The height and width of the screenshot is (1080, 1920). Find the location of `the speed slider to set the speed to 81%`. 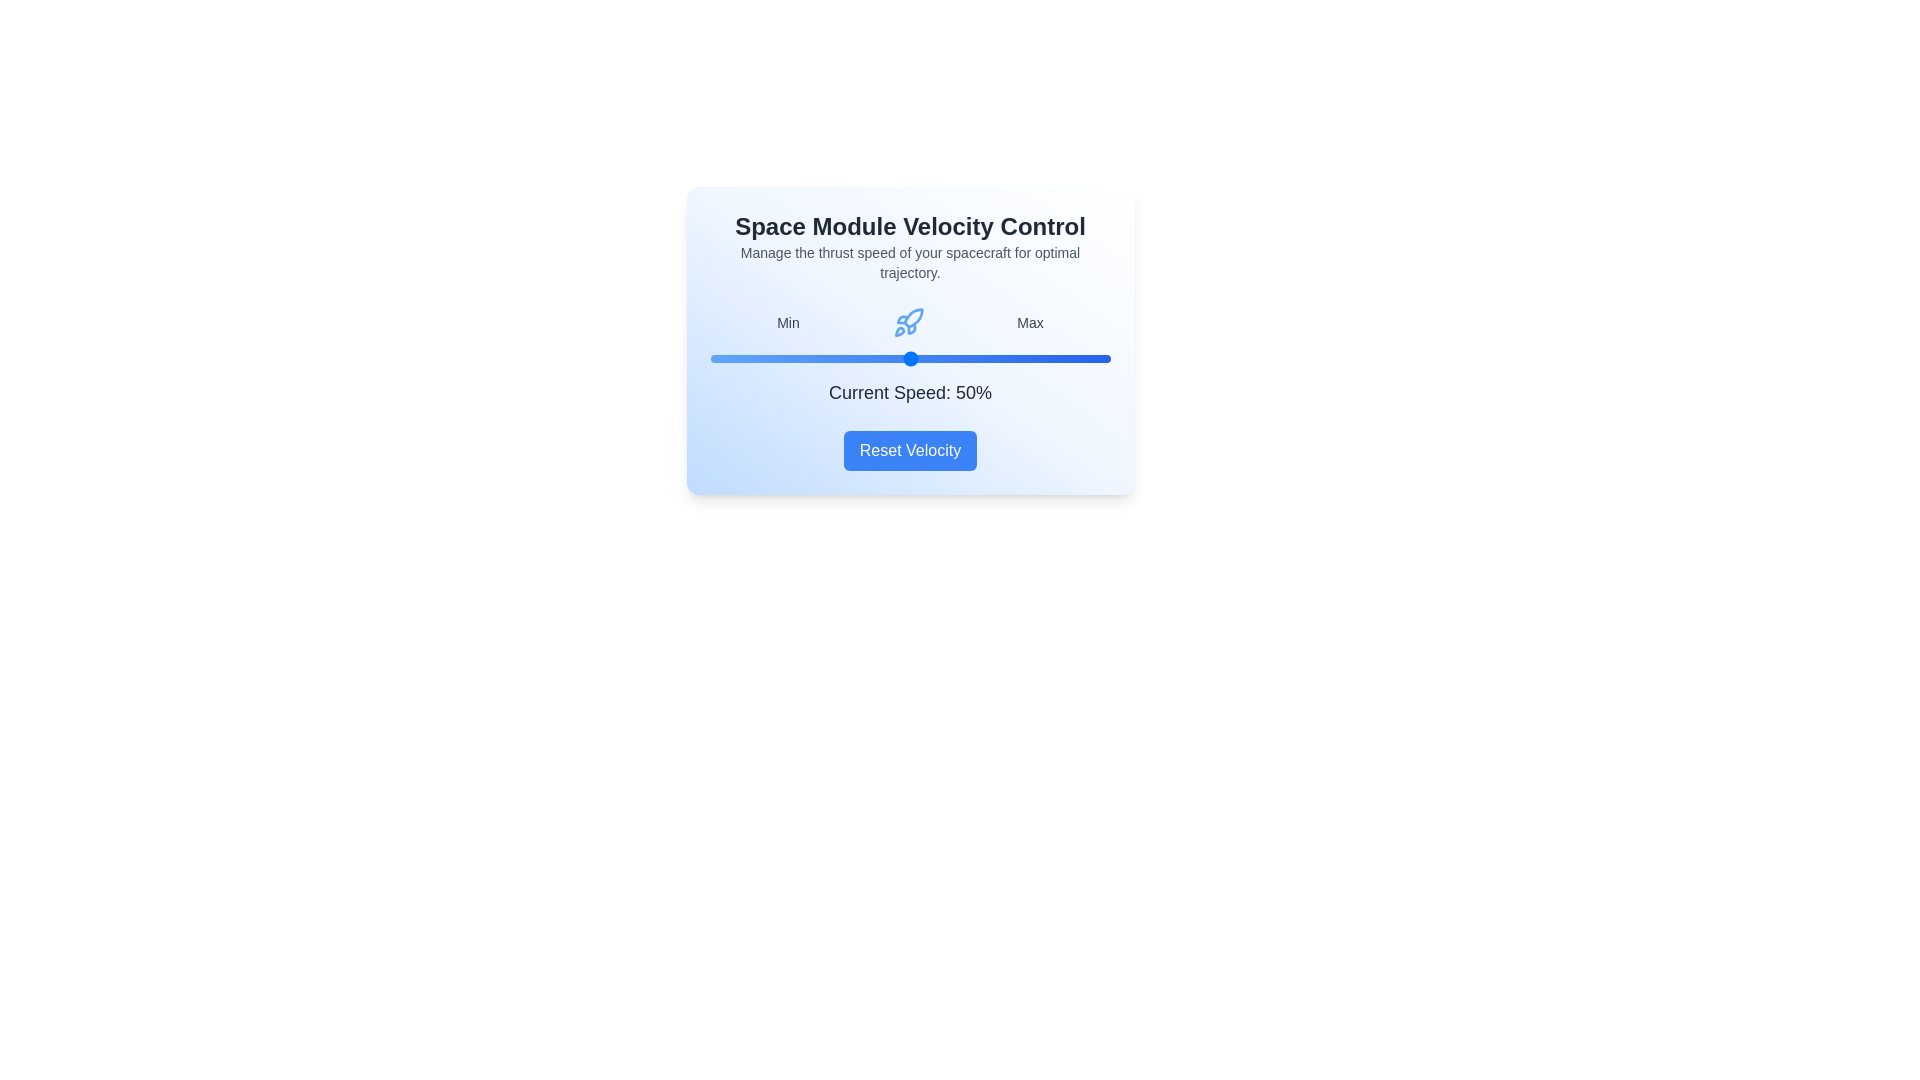

the speed slider to set the speed to 81% is located at coordinates (1034, 357).